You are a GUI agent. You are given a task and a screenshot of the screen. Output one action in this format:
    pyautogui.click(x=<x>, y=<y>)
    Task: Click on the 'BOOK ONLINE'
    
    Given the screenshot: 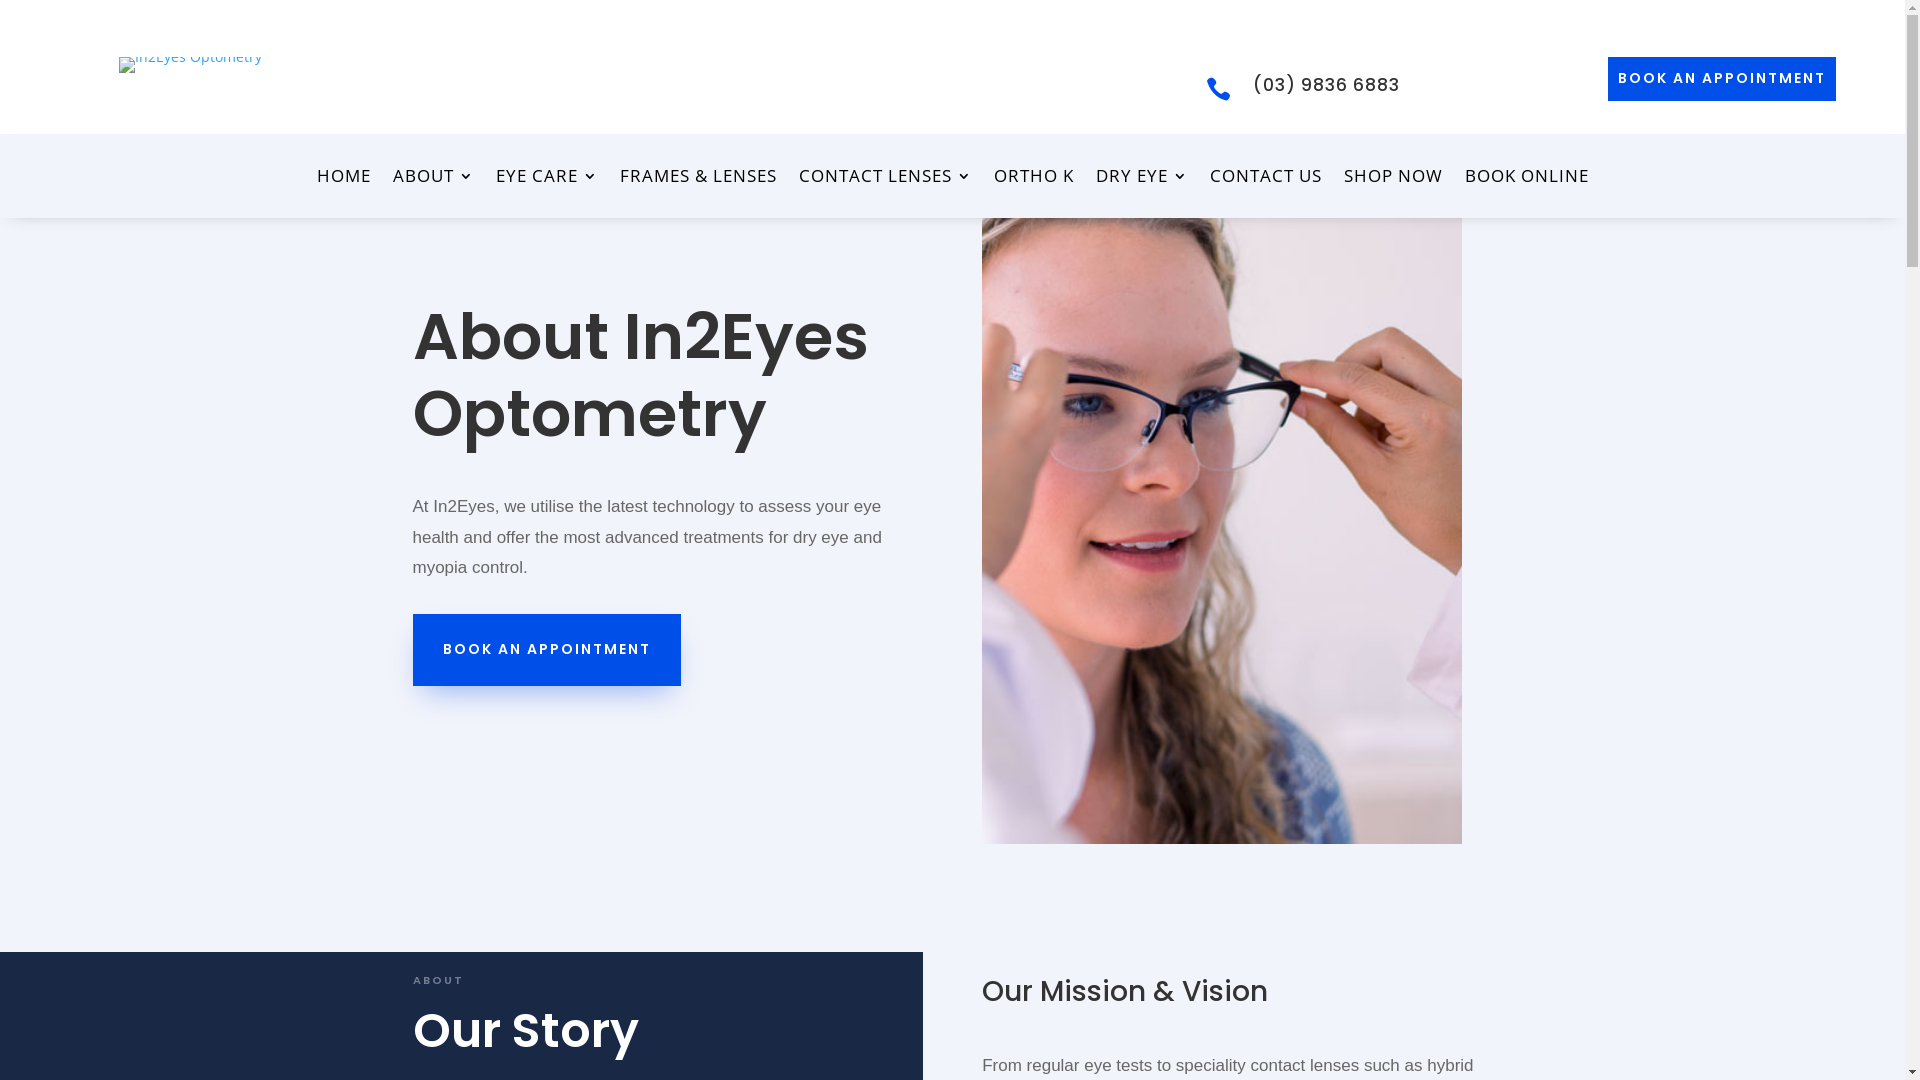 What is the action you would take?
    pyautogui.click(x=1525, y=180)
    